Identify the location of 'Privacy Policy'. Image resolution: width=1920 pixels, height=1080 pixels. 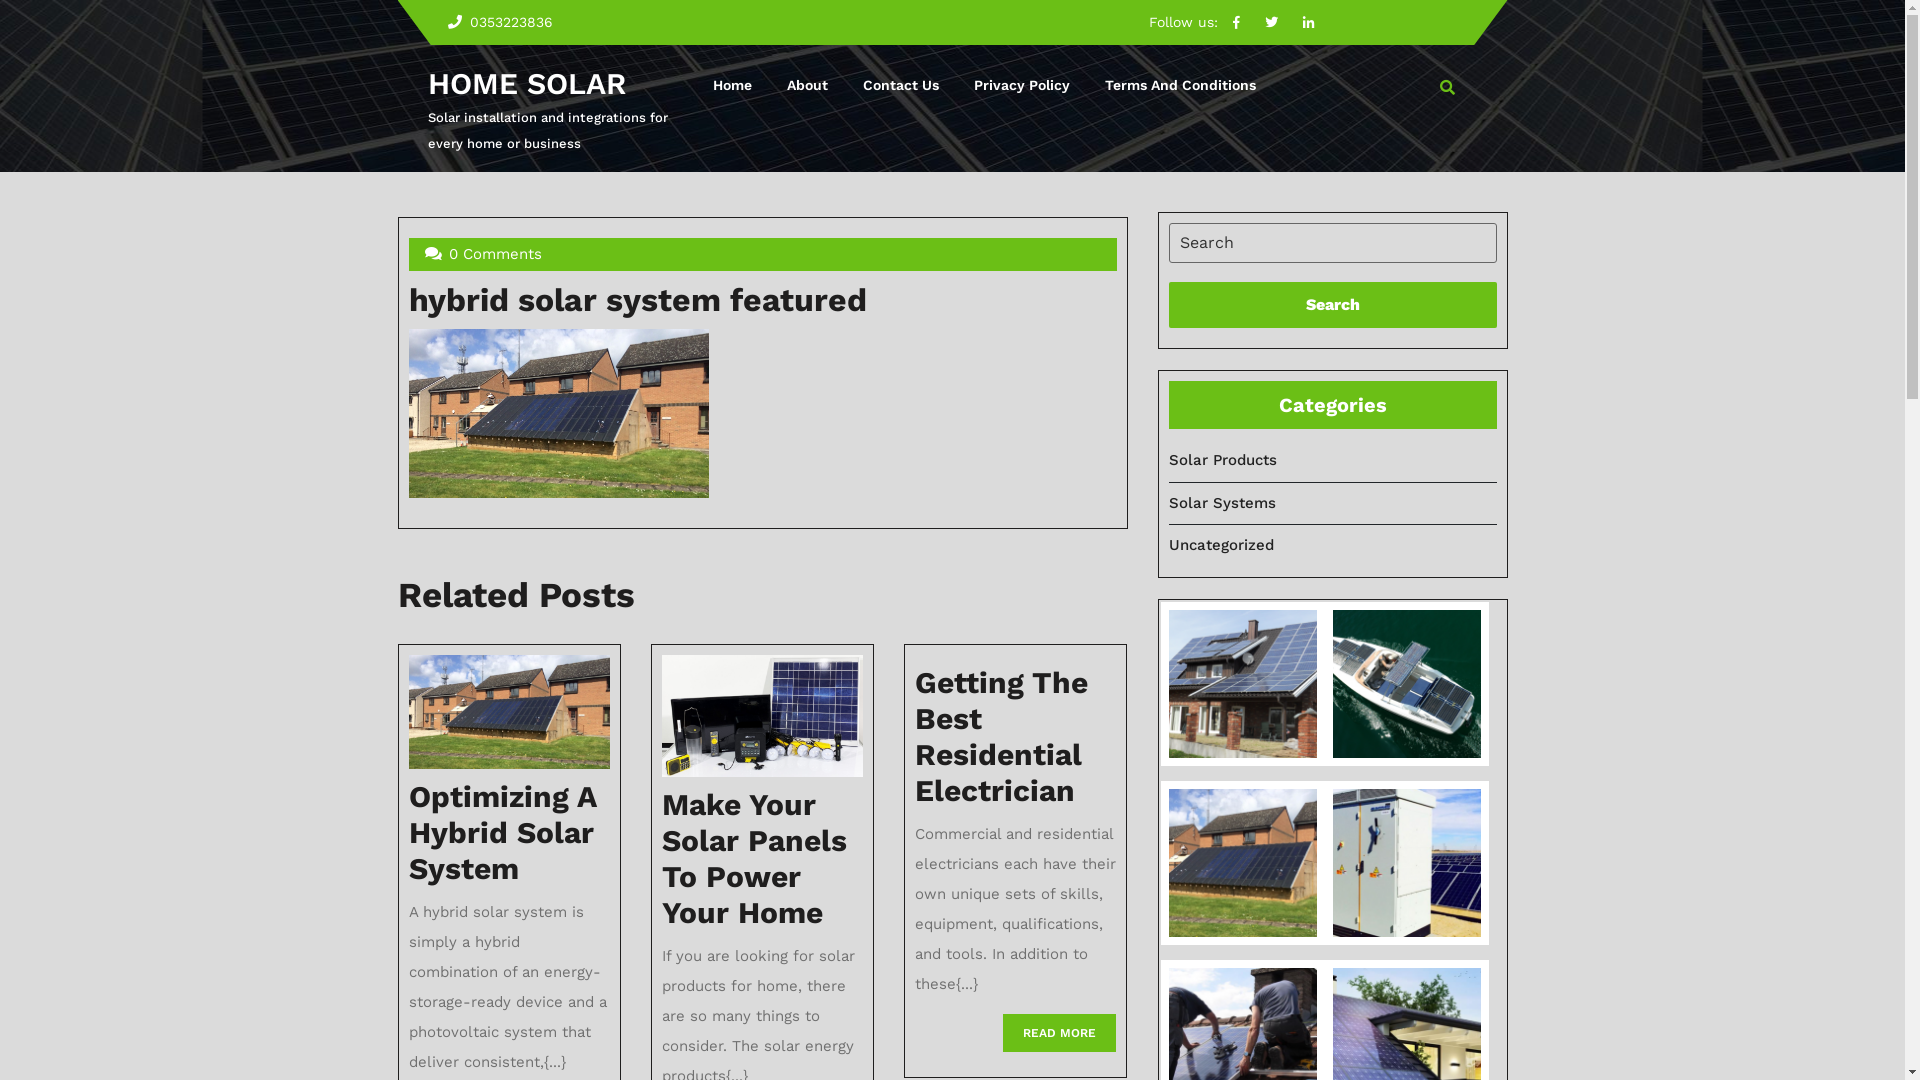
(1021, 84).